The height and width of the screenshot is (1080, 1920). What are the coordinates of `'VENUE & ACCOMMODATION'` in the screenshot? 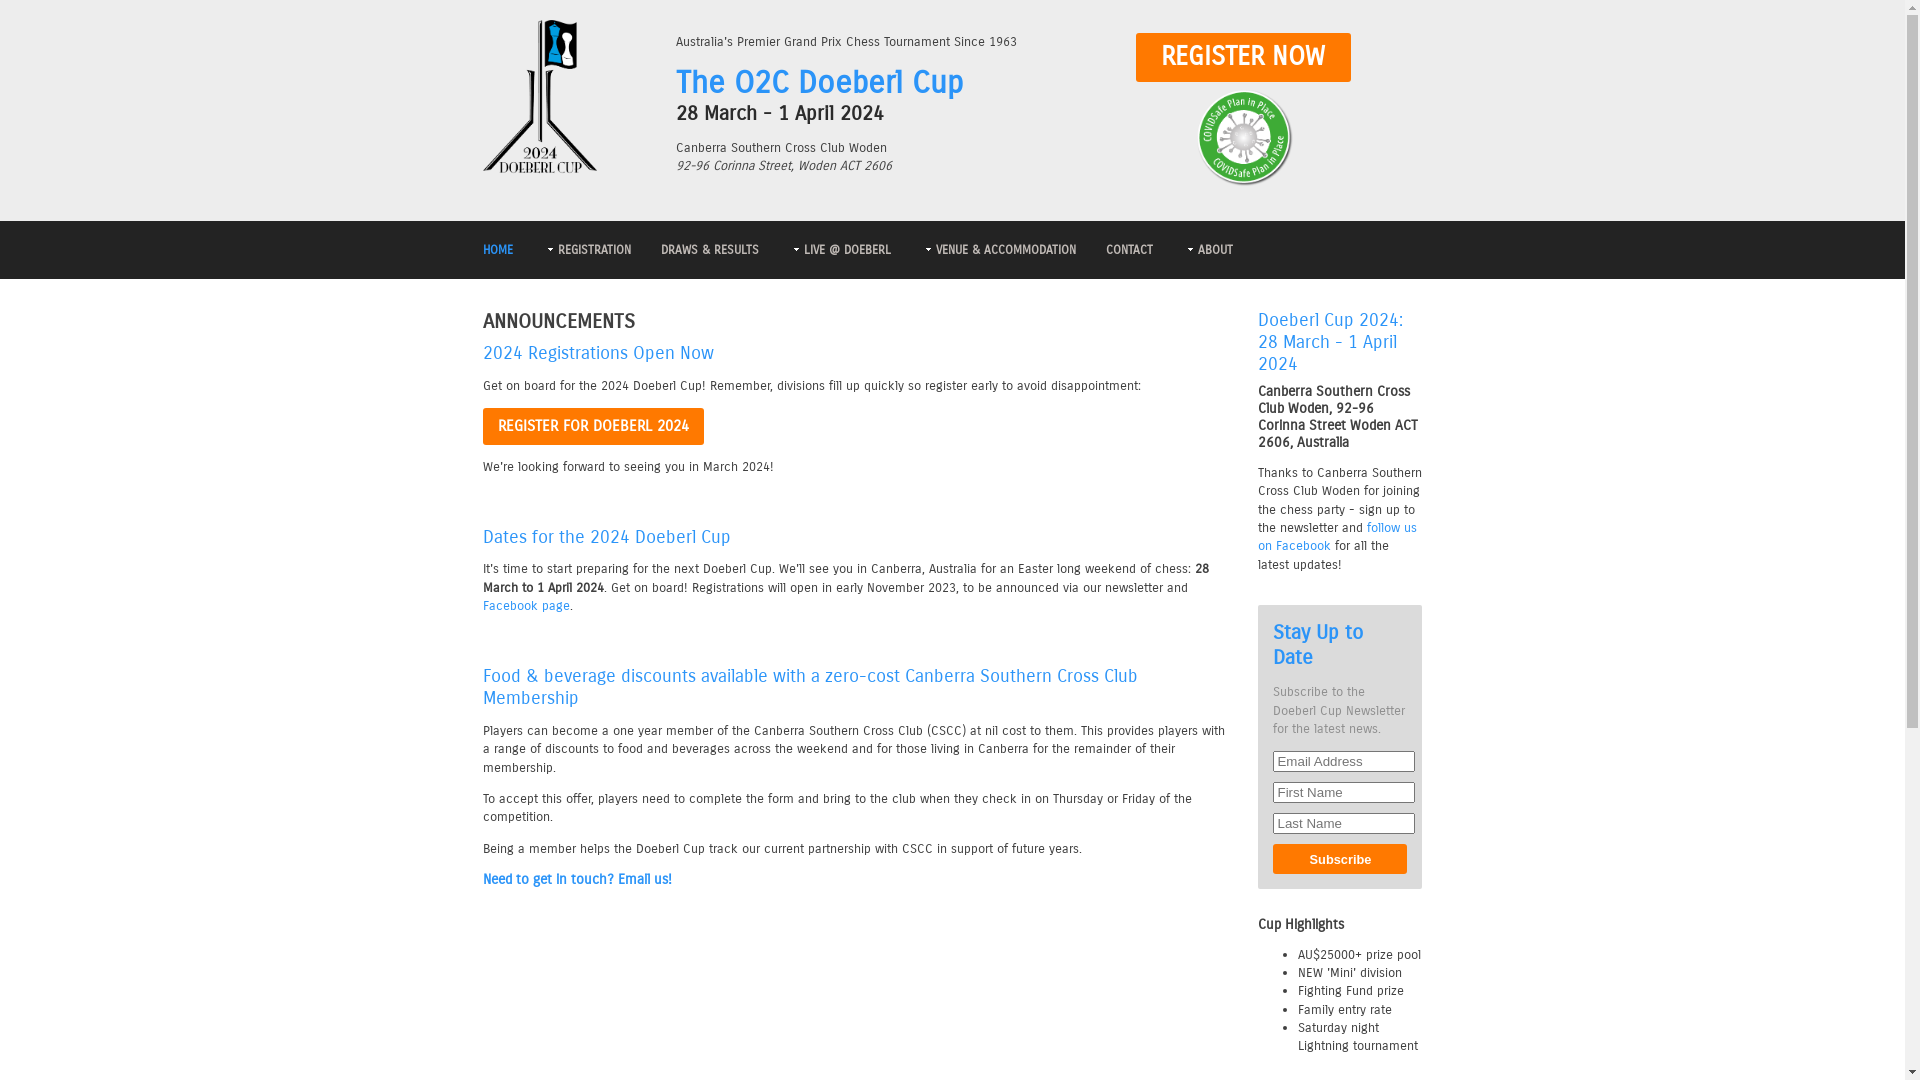 It's located at (997, 249).